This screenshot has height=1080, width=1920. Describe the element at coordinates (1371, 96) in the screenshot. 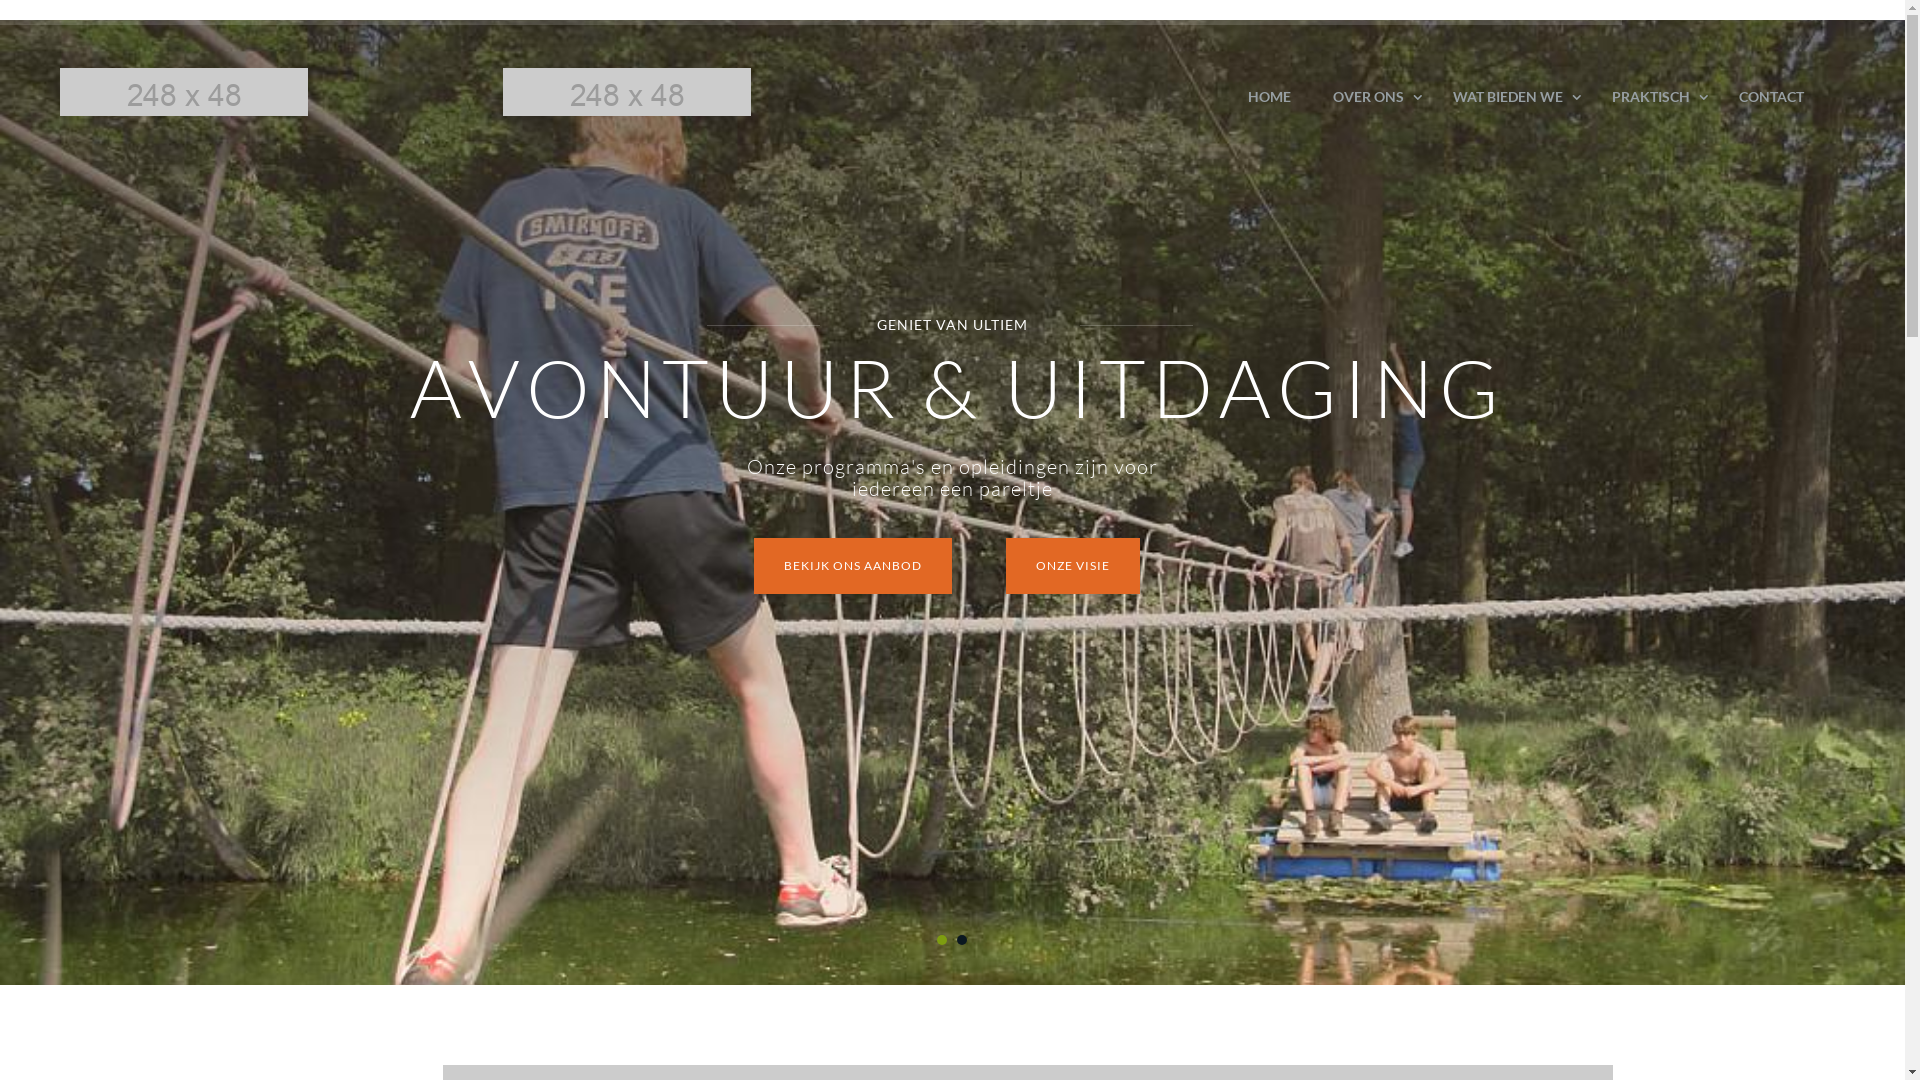

I see `'OVER ONS'` at that location.